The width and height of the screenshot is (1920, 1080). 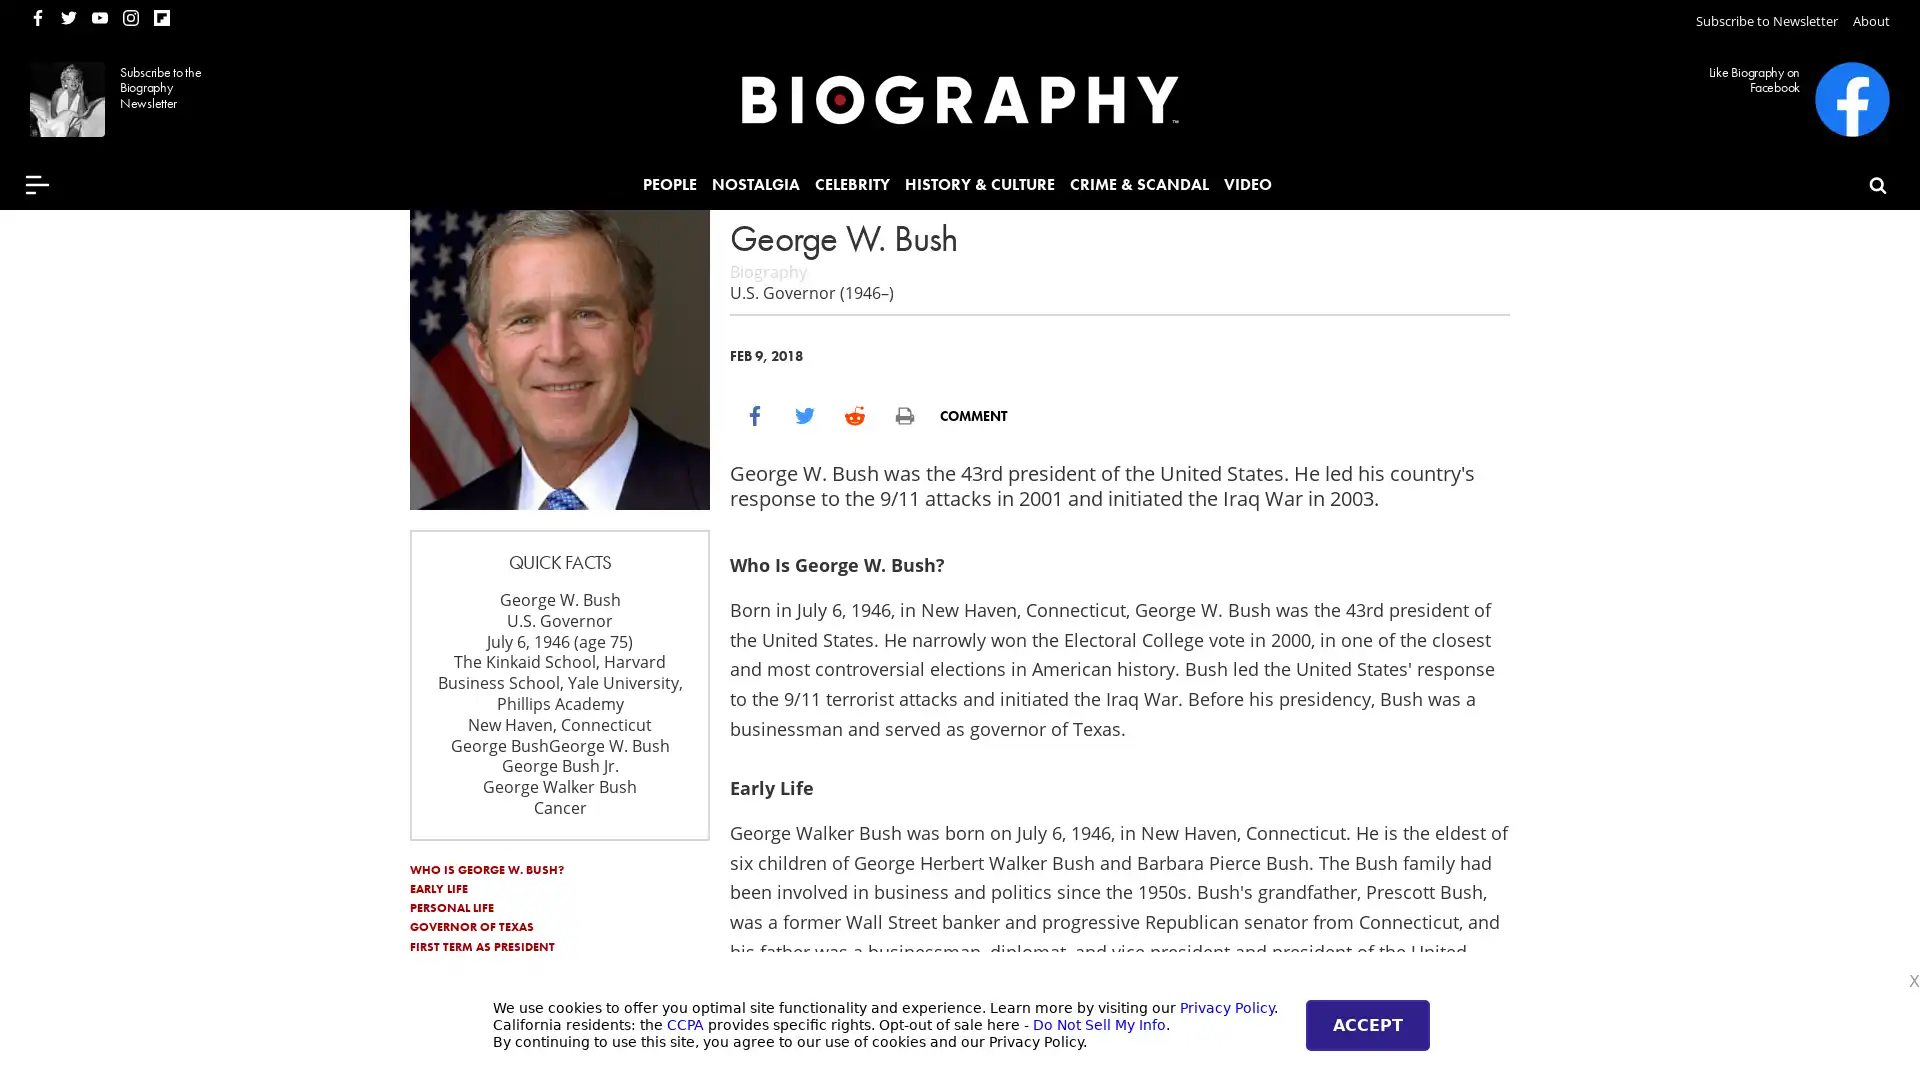 What do you see at coordinates (904, 415) in the screenshot?
I see `print` at bounding box center [904, 415].